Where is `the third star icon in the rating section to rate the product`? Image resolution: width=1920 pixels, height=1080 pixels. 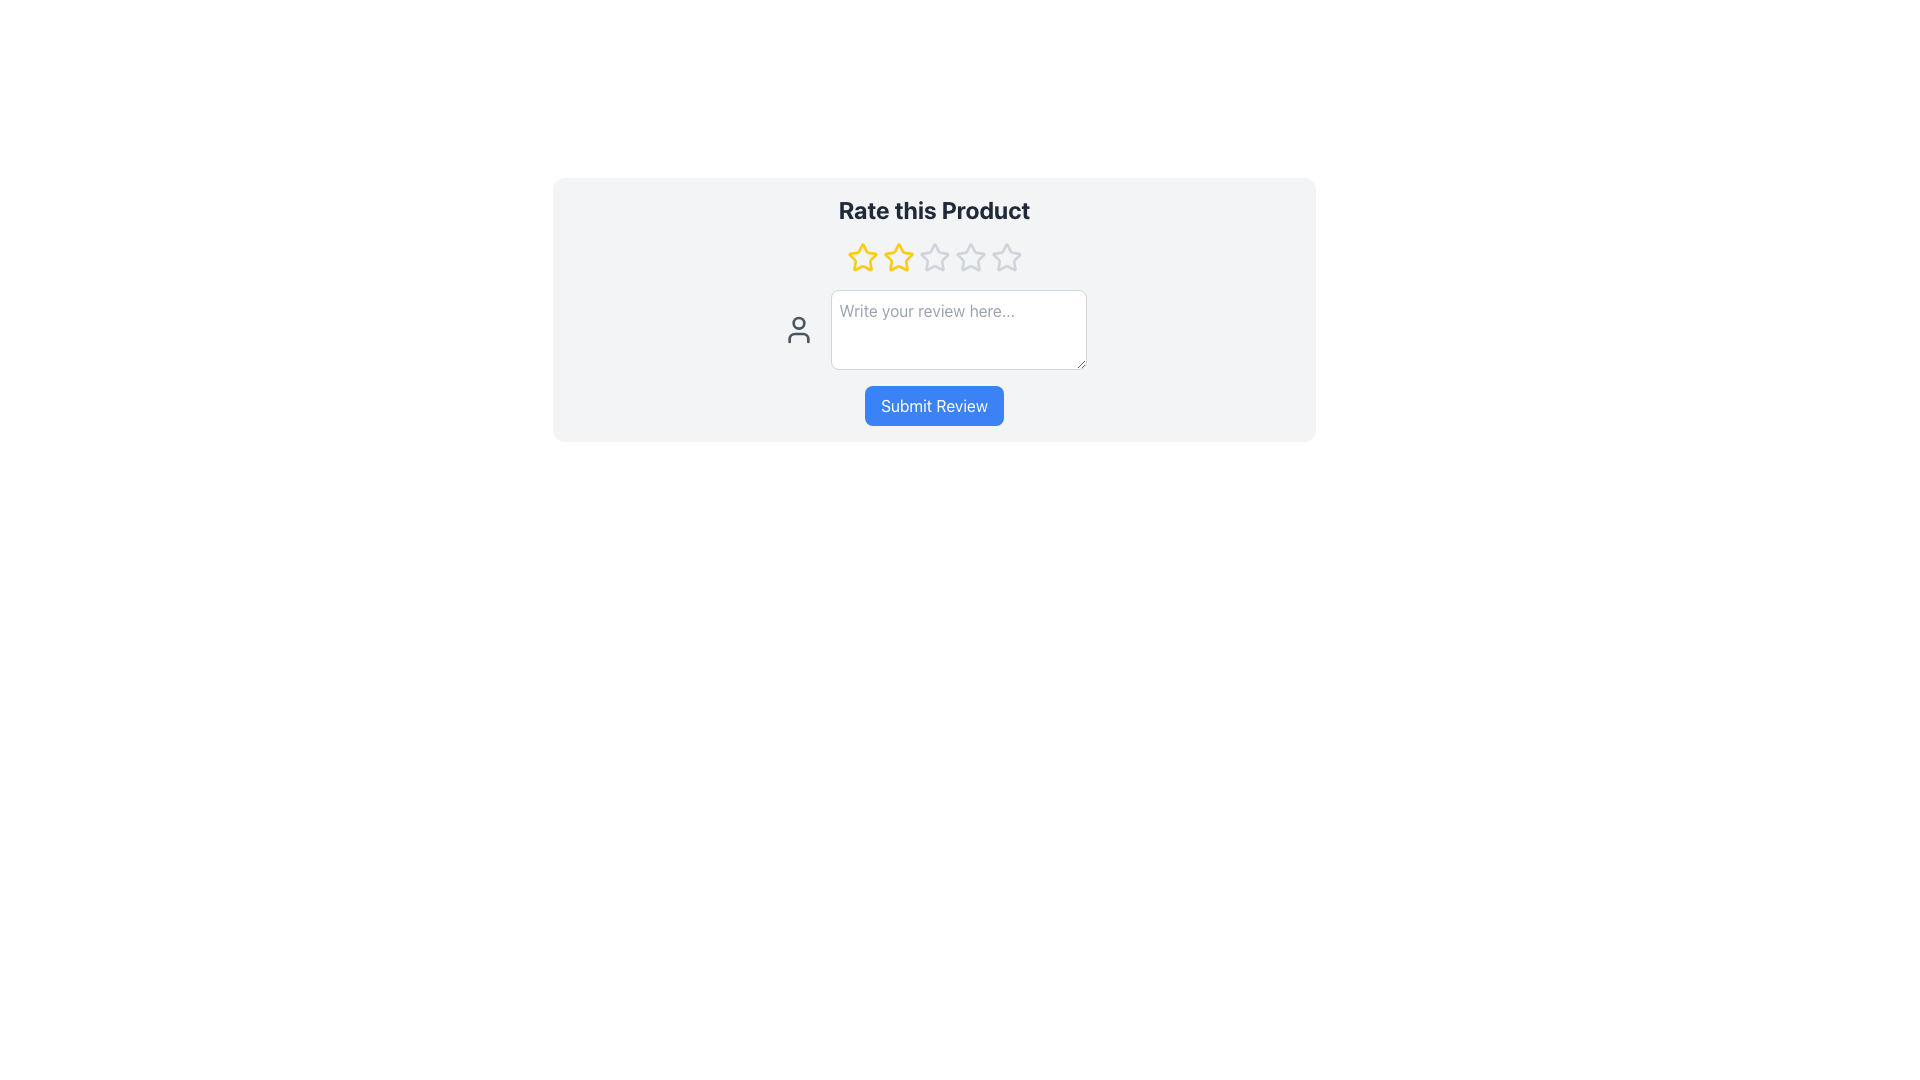
the third star icon in the rating section to rate the product is located at coordinates (933, 257).